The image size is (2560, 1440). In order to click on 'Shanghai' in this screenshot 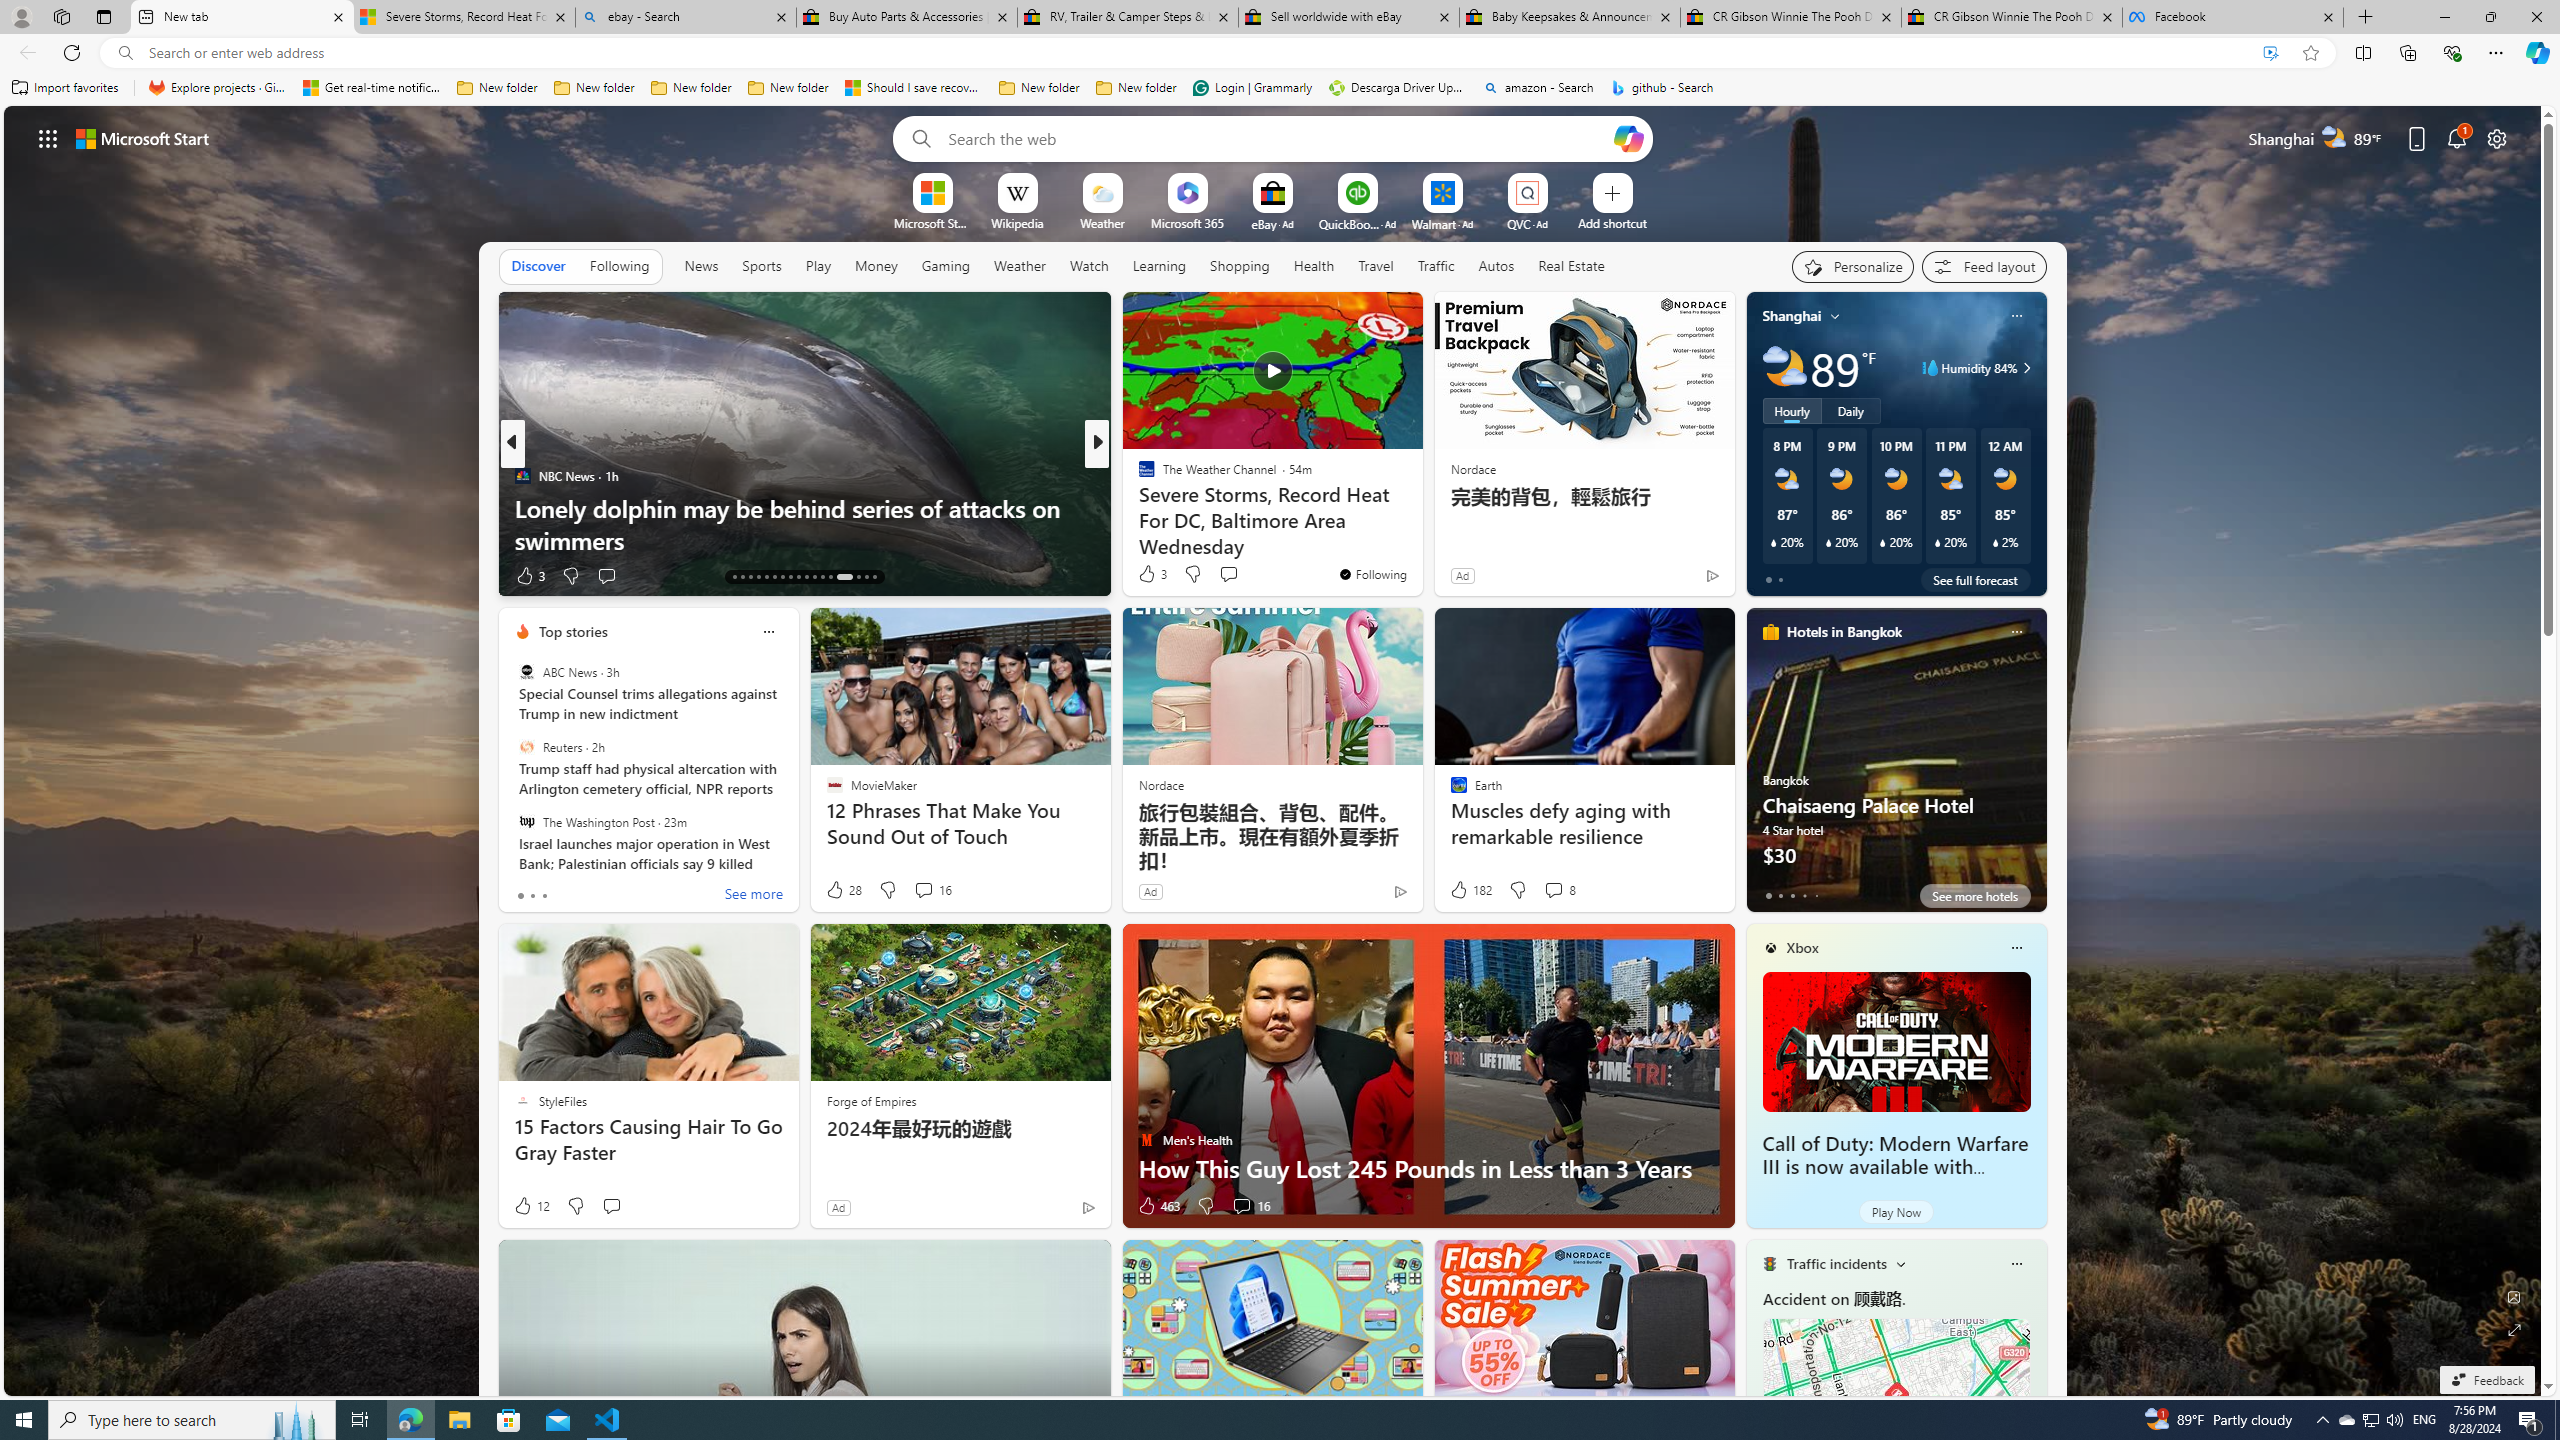, I will do `click(1791, 315)`.